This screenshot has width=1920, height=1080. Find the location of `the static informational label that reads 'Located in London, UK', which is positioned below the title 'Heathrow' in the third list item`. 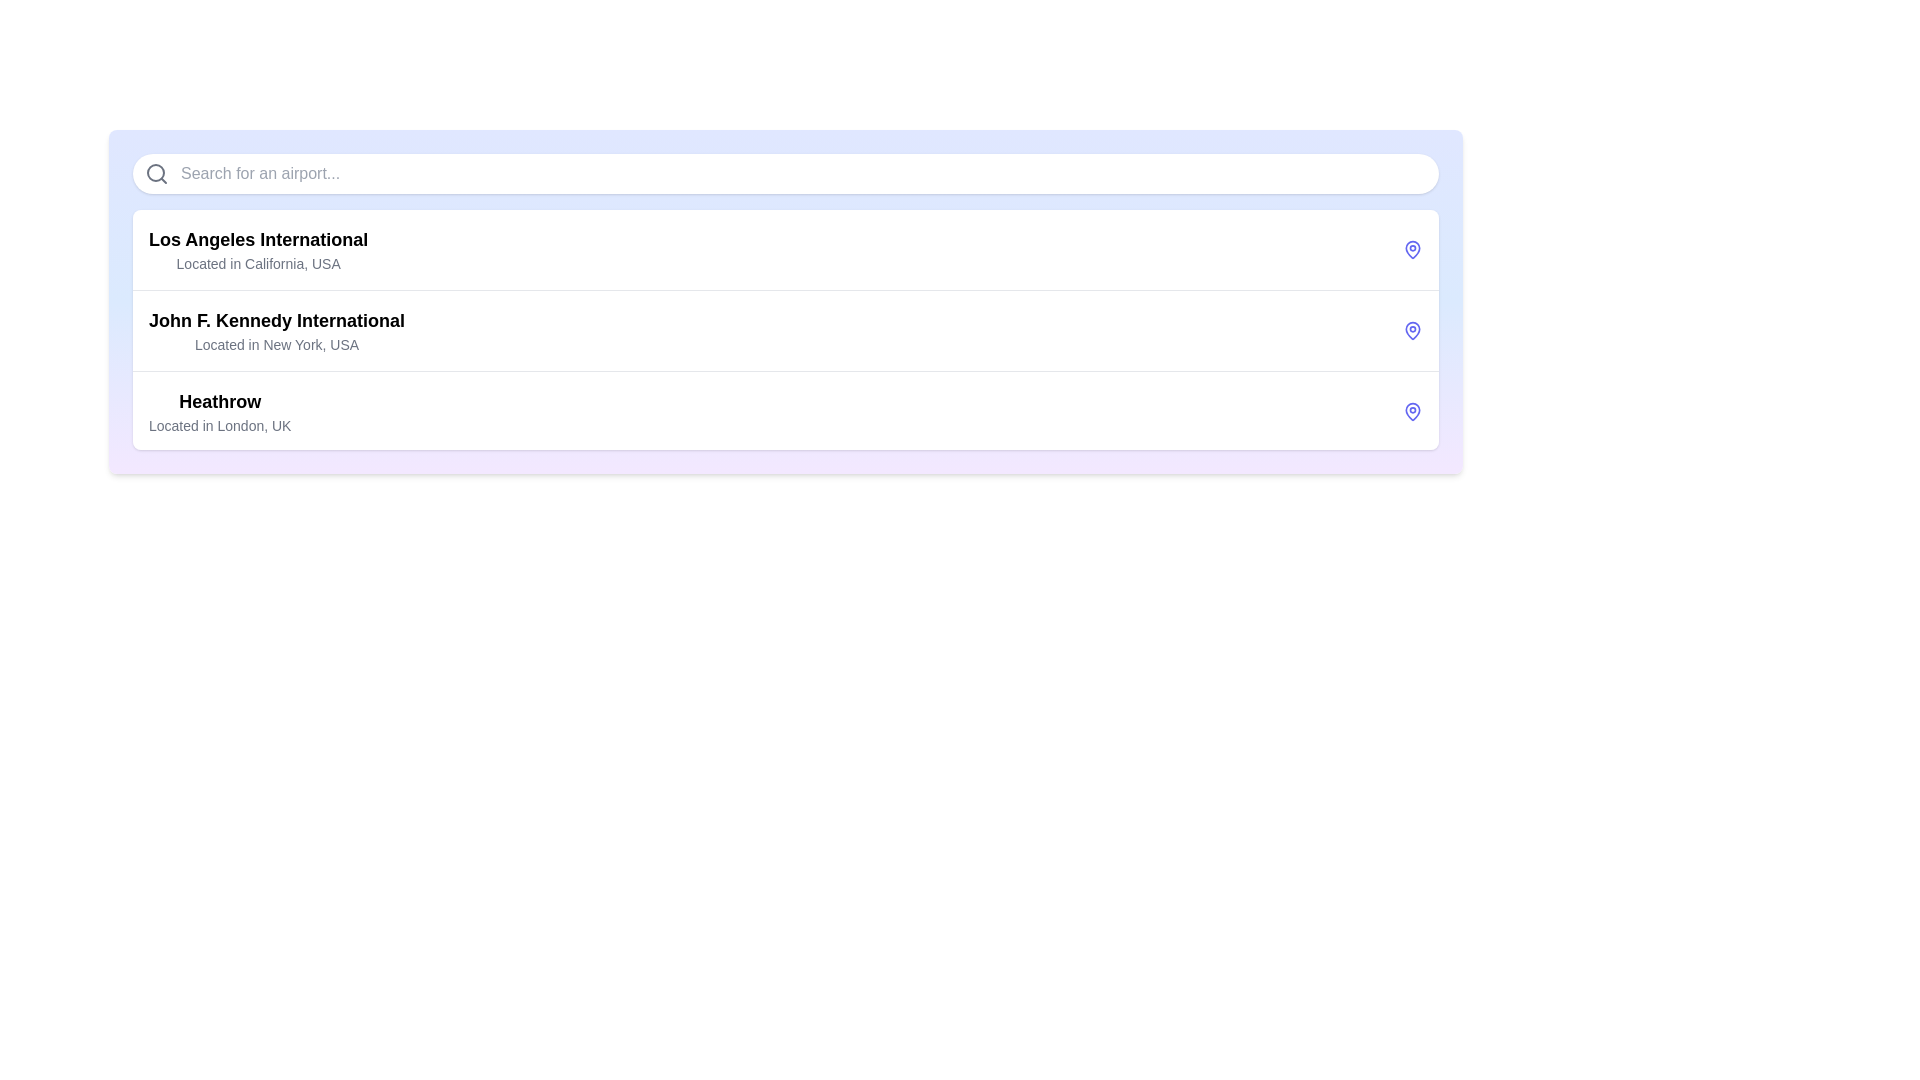

the static informational label that reads 'Located in London, UK', which is positioned below the title 'Heathrow' in the third list item is located at coordinates (220, 424).